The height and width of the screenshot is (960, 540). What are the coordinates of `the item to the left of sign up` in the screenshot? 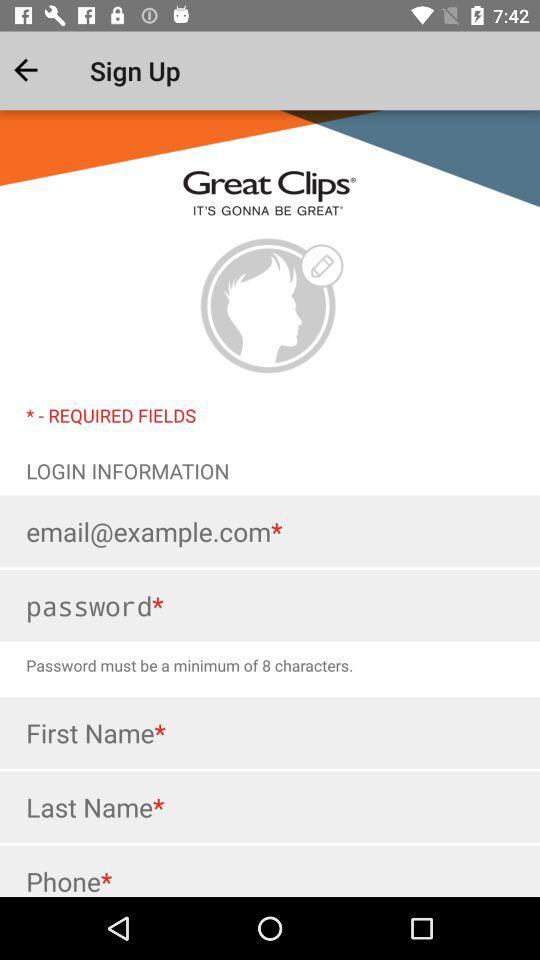 It's located at (42, 70).